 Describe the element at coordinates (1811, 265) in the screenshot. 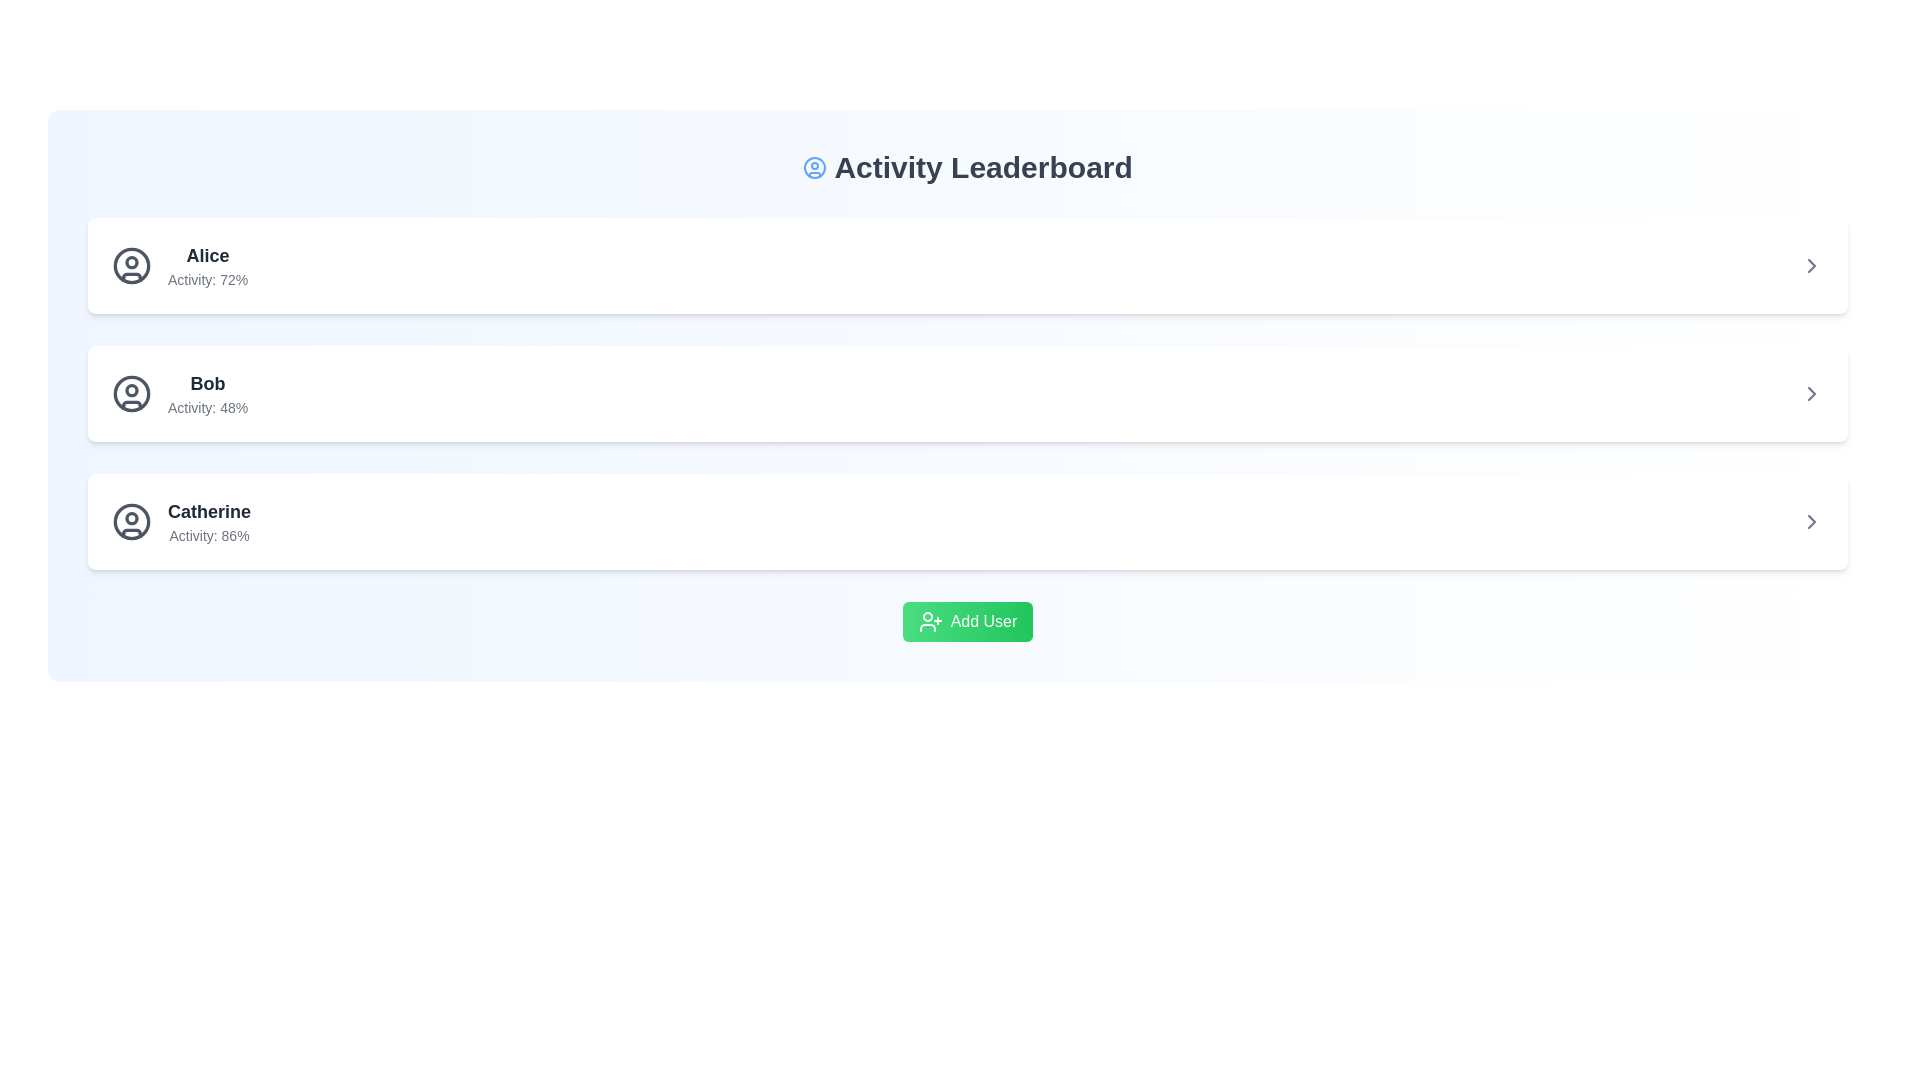

I see `the right-pointing chevron icon with a black outline located in the top right corner of the first user entry box aligned with 'Alice, Activity: 72%'` at that location.